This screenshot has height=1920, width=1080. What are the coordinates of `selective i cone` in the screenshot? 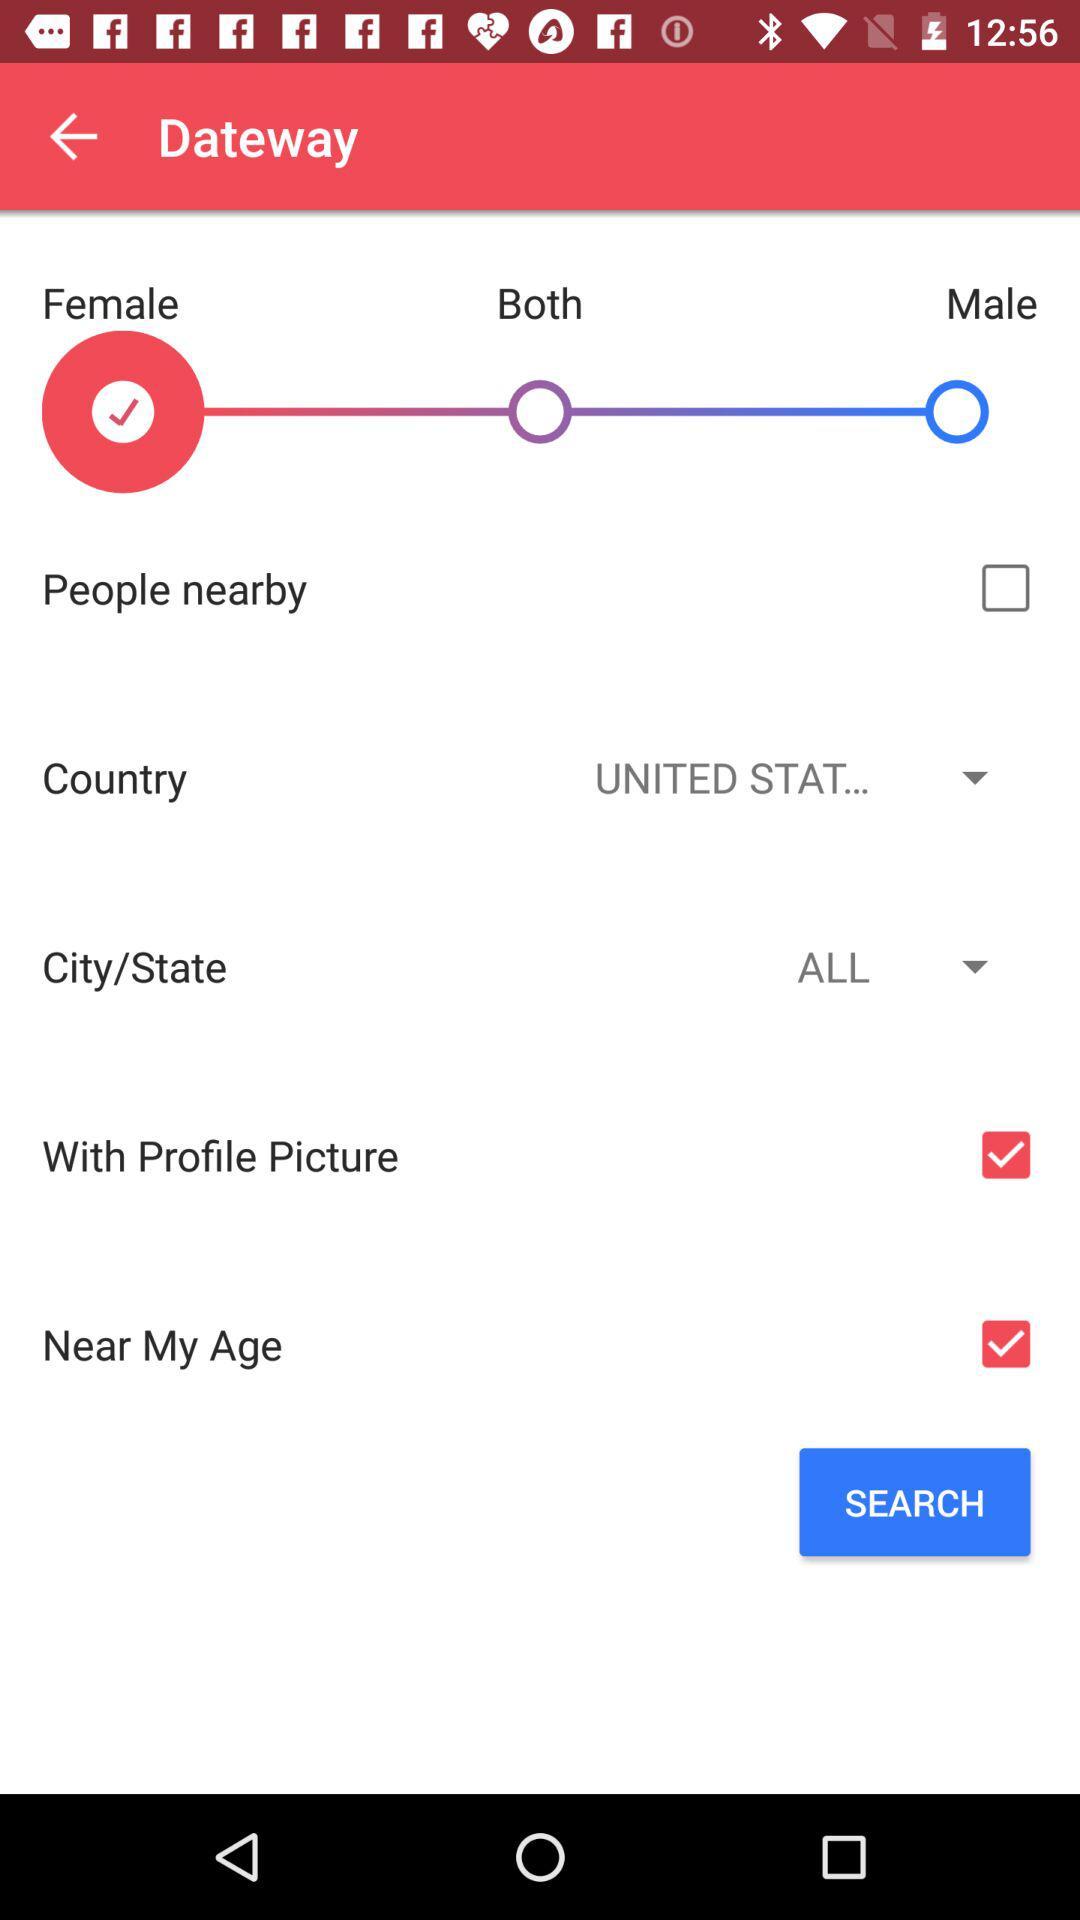 It's located at (1005, 587).